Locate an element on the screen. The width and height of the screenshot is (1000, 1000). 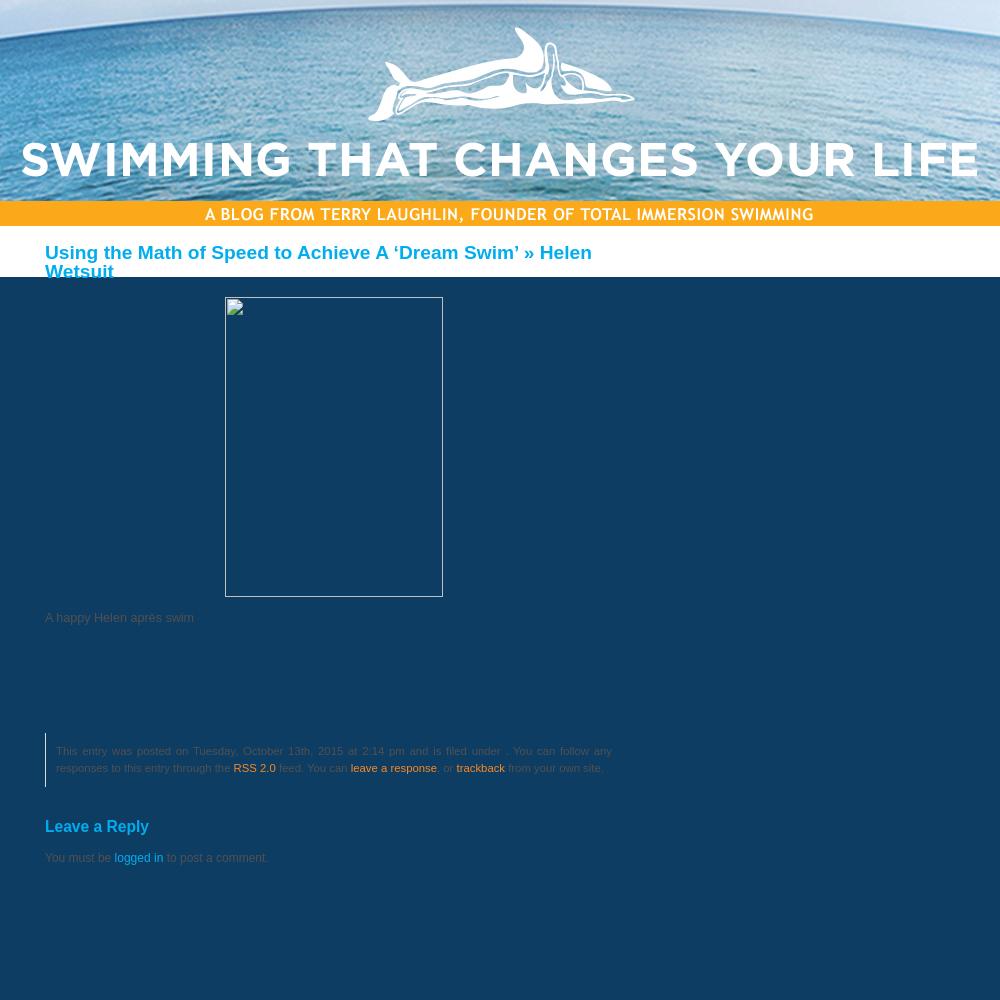
'RSS 2.0' is located at coordinates (254, 768).